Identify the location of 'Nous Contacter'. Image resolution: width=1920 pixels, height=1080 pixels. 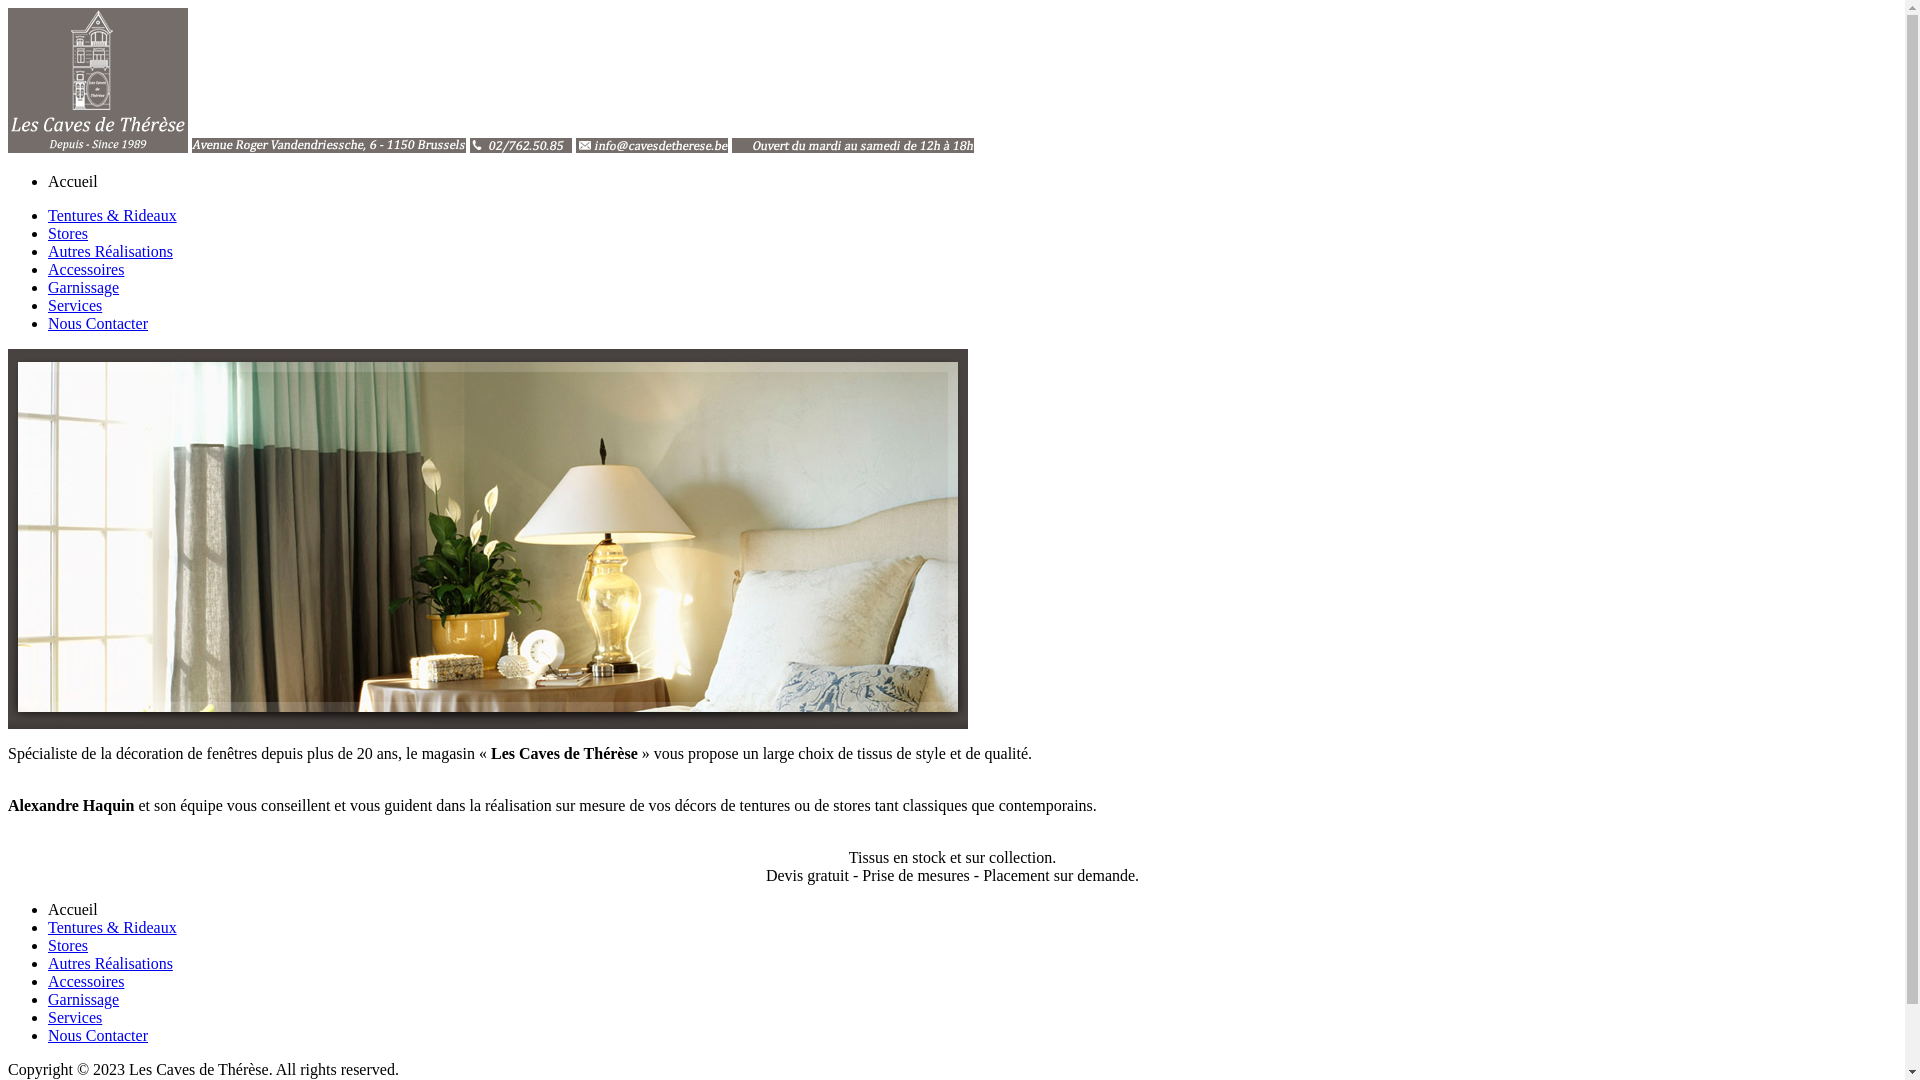
(96, 1035).